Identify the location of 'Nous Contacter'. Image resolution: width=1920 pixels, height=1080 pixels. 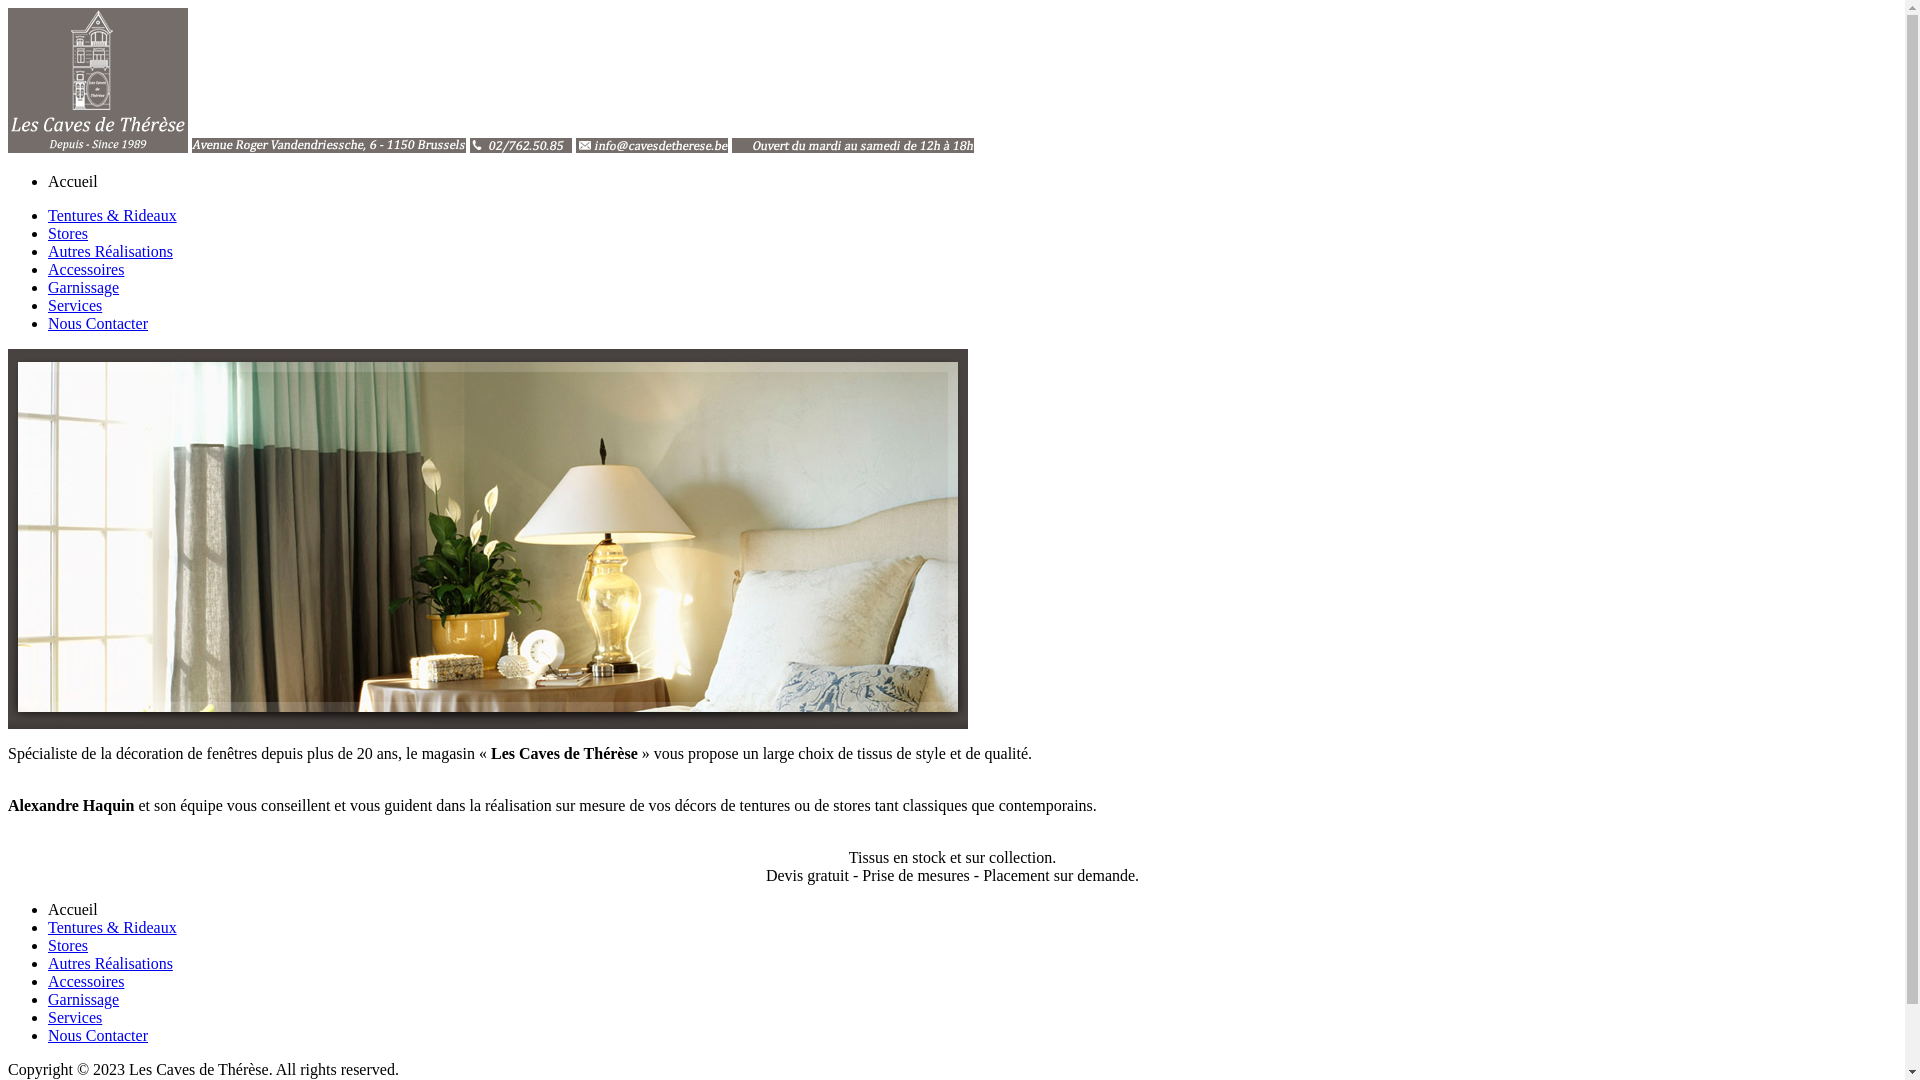
(96, 1035).